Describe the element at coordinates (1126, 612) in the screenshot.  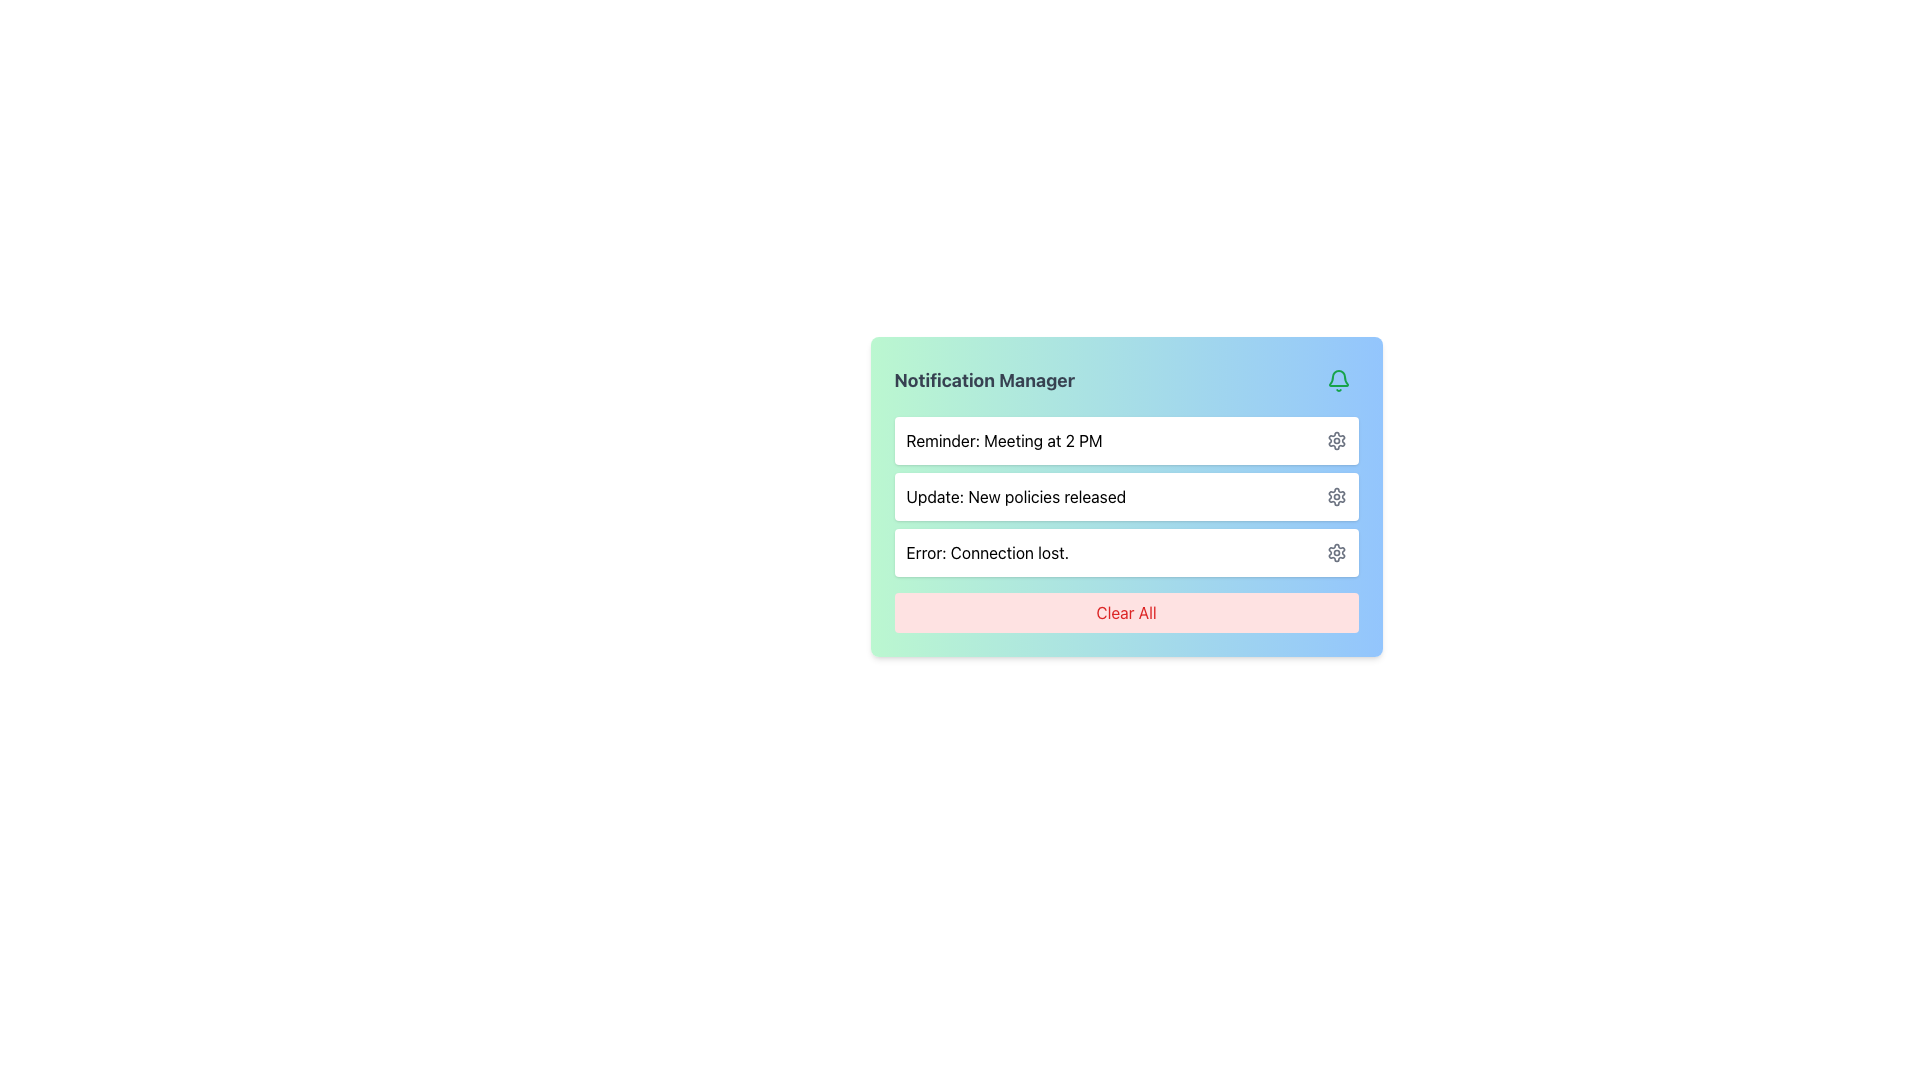
I see `the clear notifications button located at the bottom of the notification panel to observe its hover effects` at that location.